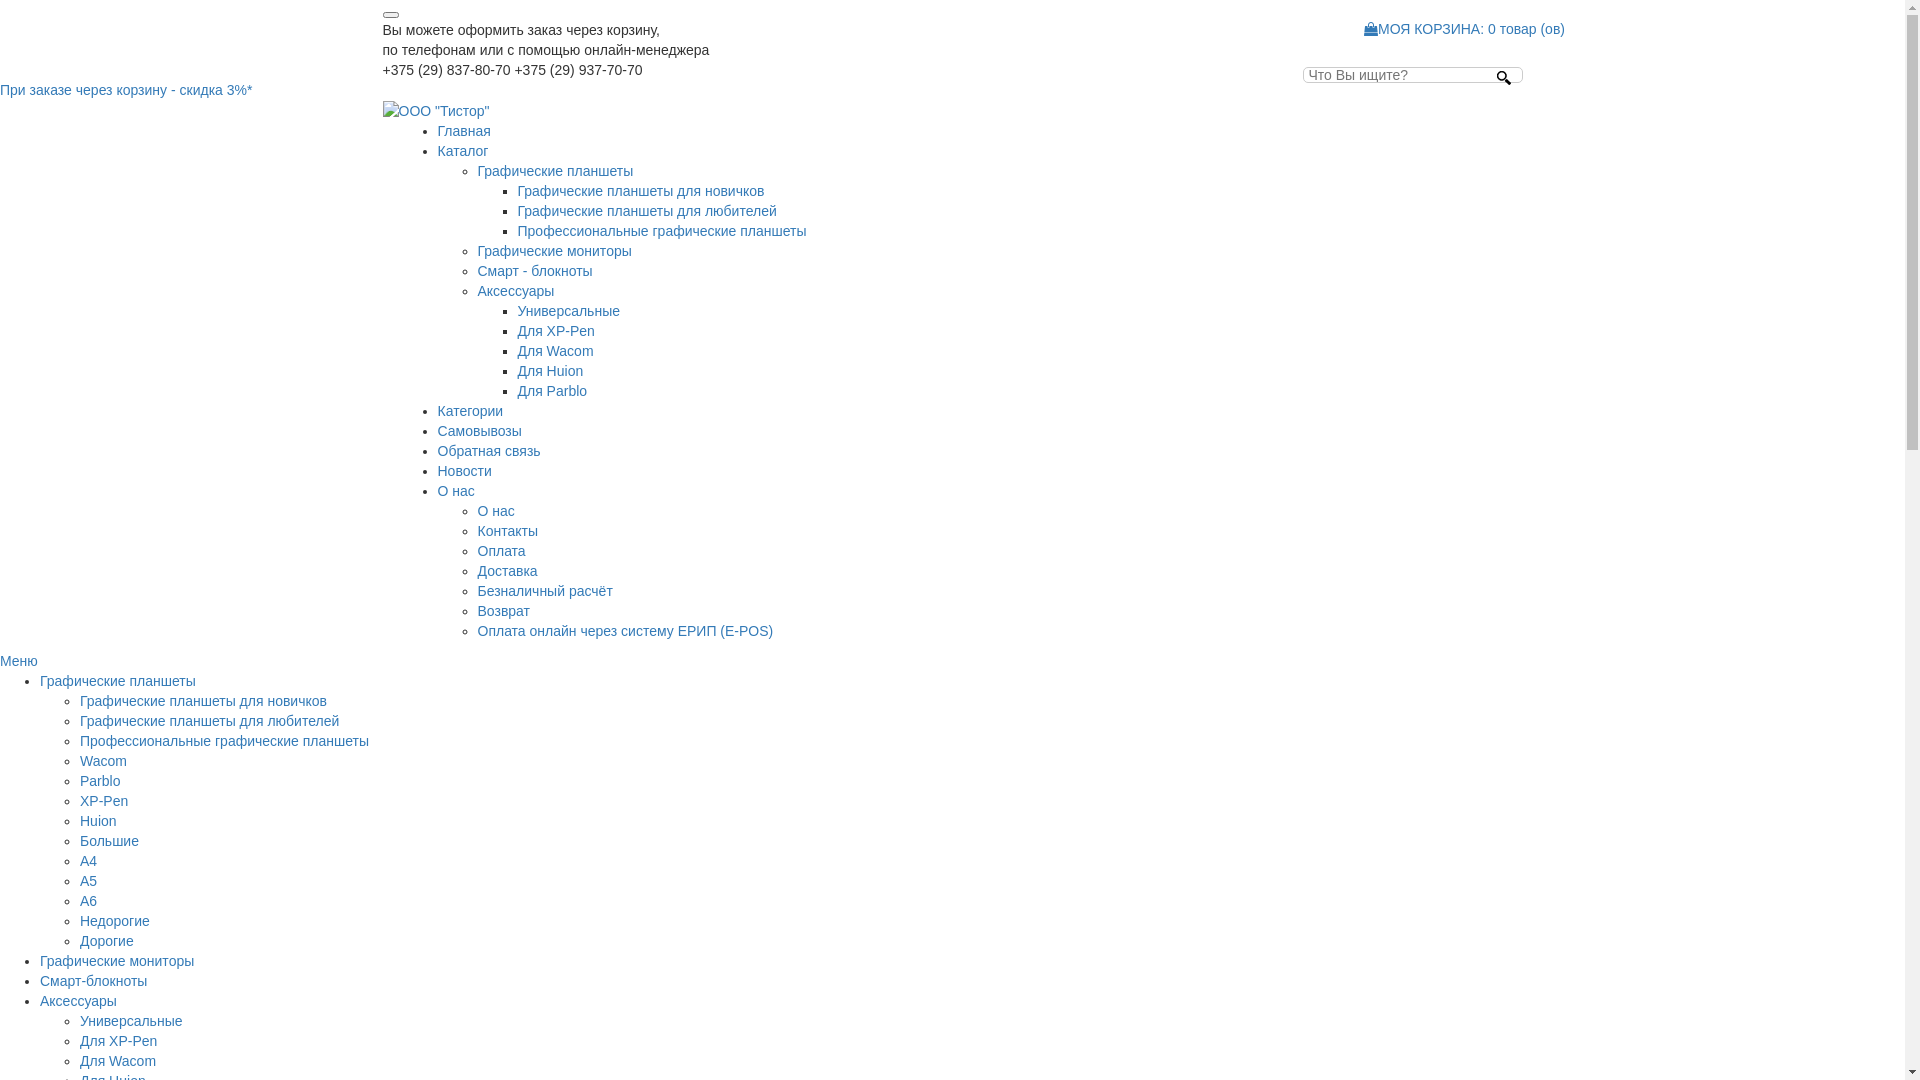 The height and width of the screenshot is (1080, 1920). I want to click on 'XP-Pen', so click(103, 800).